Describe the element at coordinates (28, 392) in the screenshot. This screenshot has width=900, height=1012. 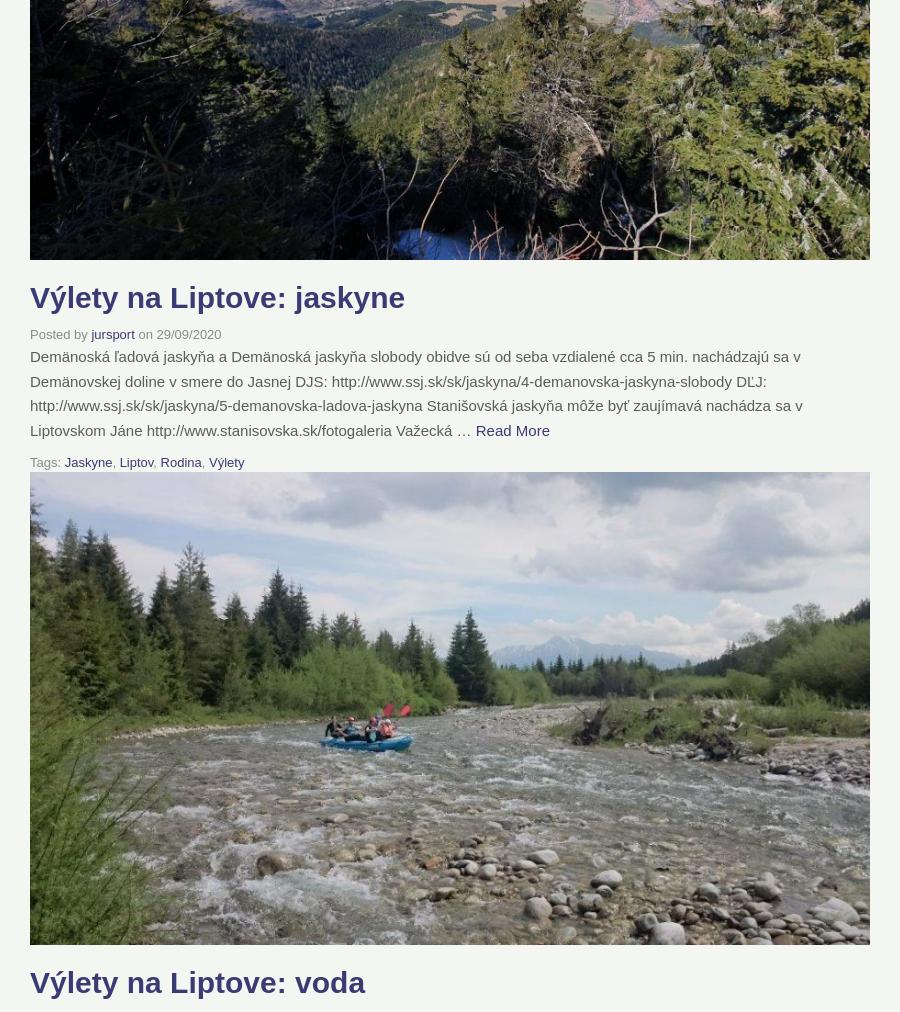
I see `'Demänoská ľadová jaskyňa a Demänoská jaskyňa slobody obidve sú od seba vzdialené cca 5 min. nachádzajú sa v Demänovskej doline v smere do Jasnej DJS: http://www.ssj.sk/sk/jaskyna/4-demanovska-jaskyna-slobody DĽJ: http://www.ssj.sk/sk/jaskyna/5-demanovska-ladova-jaskyna Stanišovská jaskyňa môže byť zaujímavá nachádza sa v Liptovskom Jáne http://www.stanisovska.sk/fotogaleria Važecká …'` at that location.